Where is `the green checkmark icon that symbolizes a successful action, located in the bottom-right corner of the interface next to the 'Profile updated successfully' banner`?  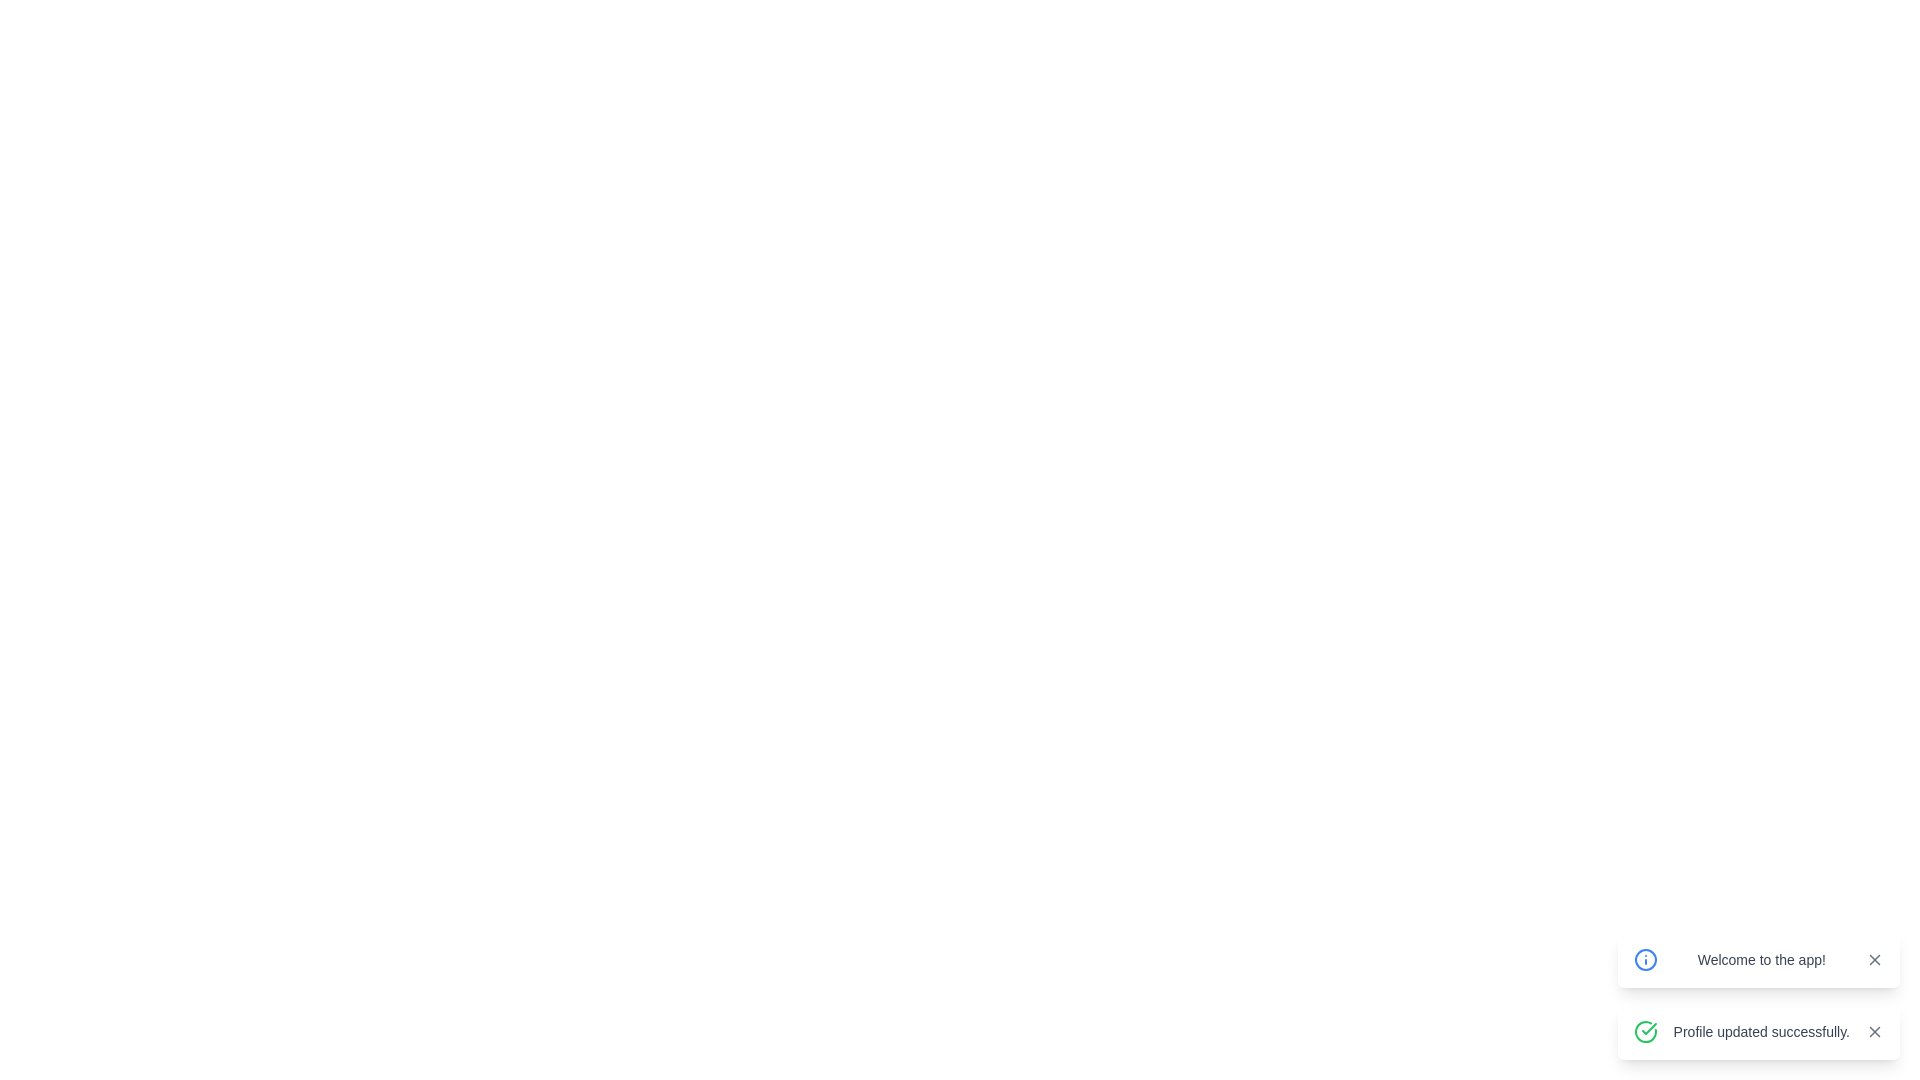 the green checkmark icon that symbolizes a successful action, located in the bottom-right corner of the interface next to the 'Profile updated successfully' banner is located at coordinates (1649, 1029).